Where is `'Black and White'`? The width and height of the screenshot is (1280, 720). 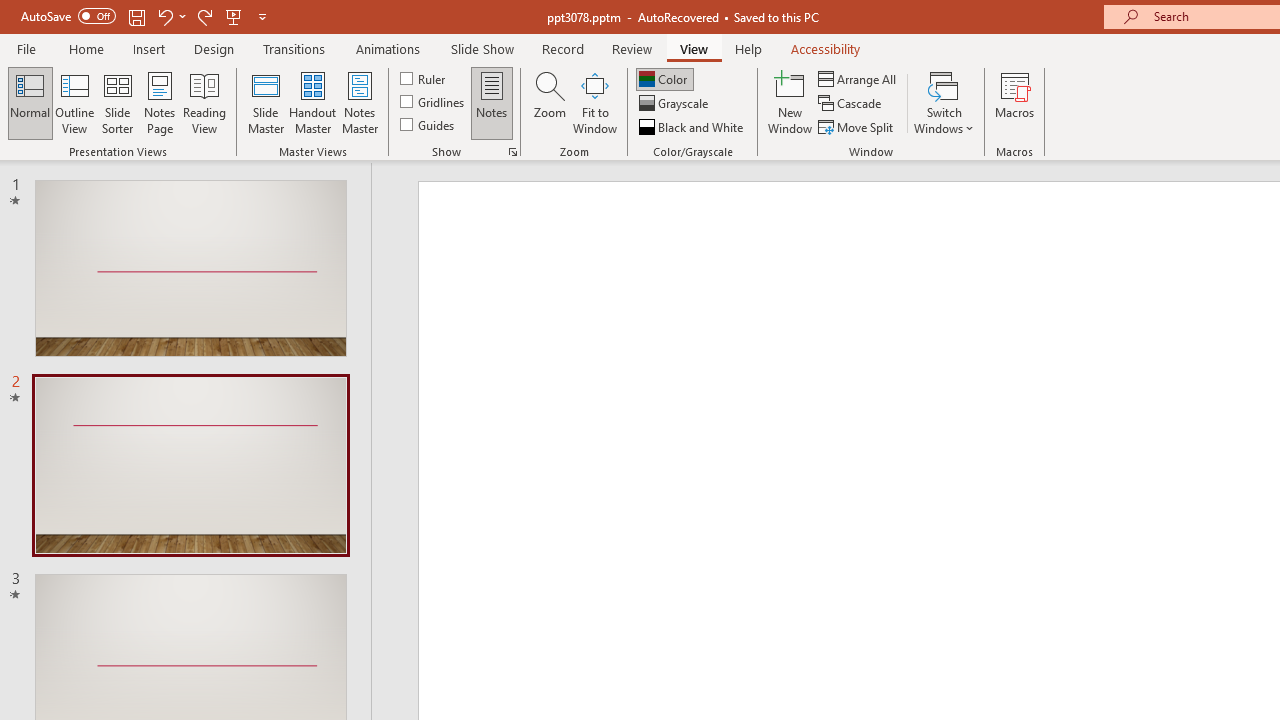 'Black and White' is located at coordinates (693, 127).